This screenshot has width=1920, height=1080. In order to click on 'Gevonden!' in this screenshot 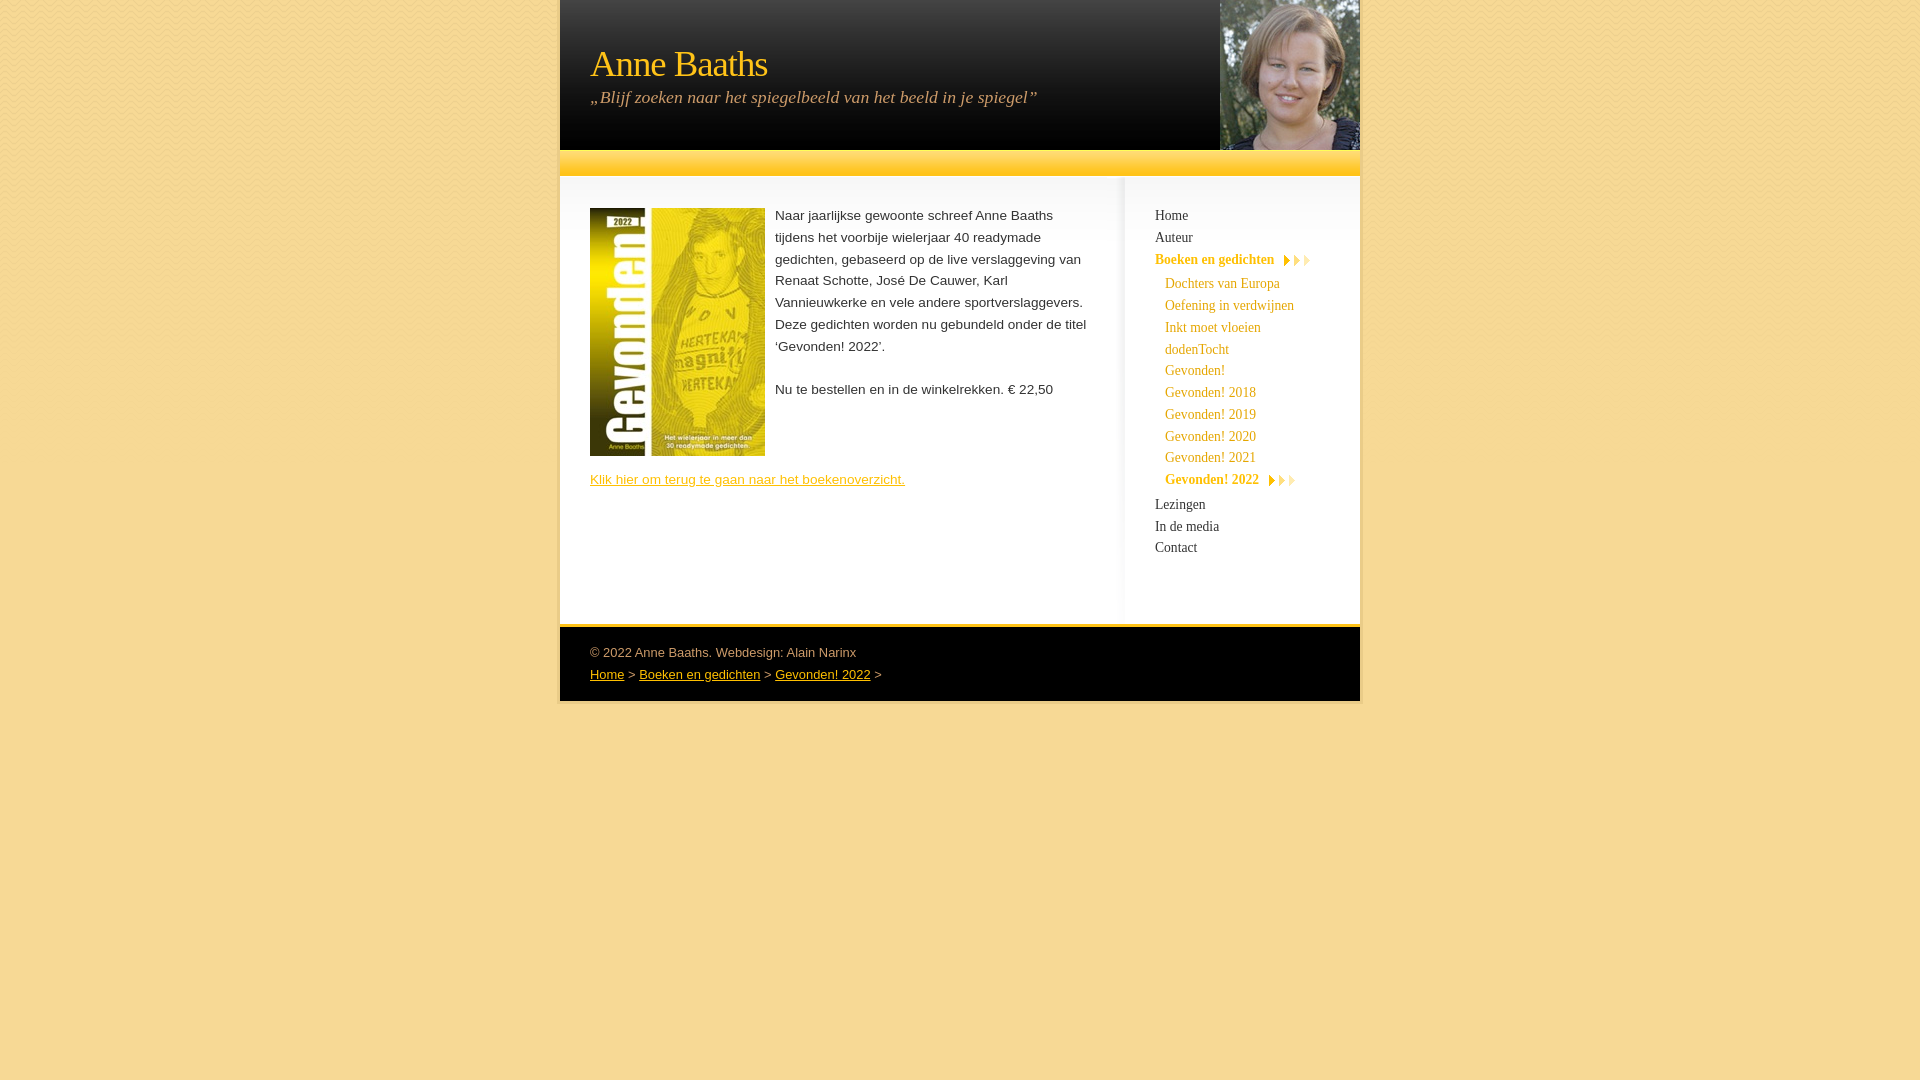, I will do `click(1195, 370)`.